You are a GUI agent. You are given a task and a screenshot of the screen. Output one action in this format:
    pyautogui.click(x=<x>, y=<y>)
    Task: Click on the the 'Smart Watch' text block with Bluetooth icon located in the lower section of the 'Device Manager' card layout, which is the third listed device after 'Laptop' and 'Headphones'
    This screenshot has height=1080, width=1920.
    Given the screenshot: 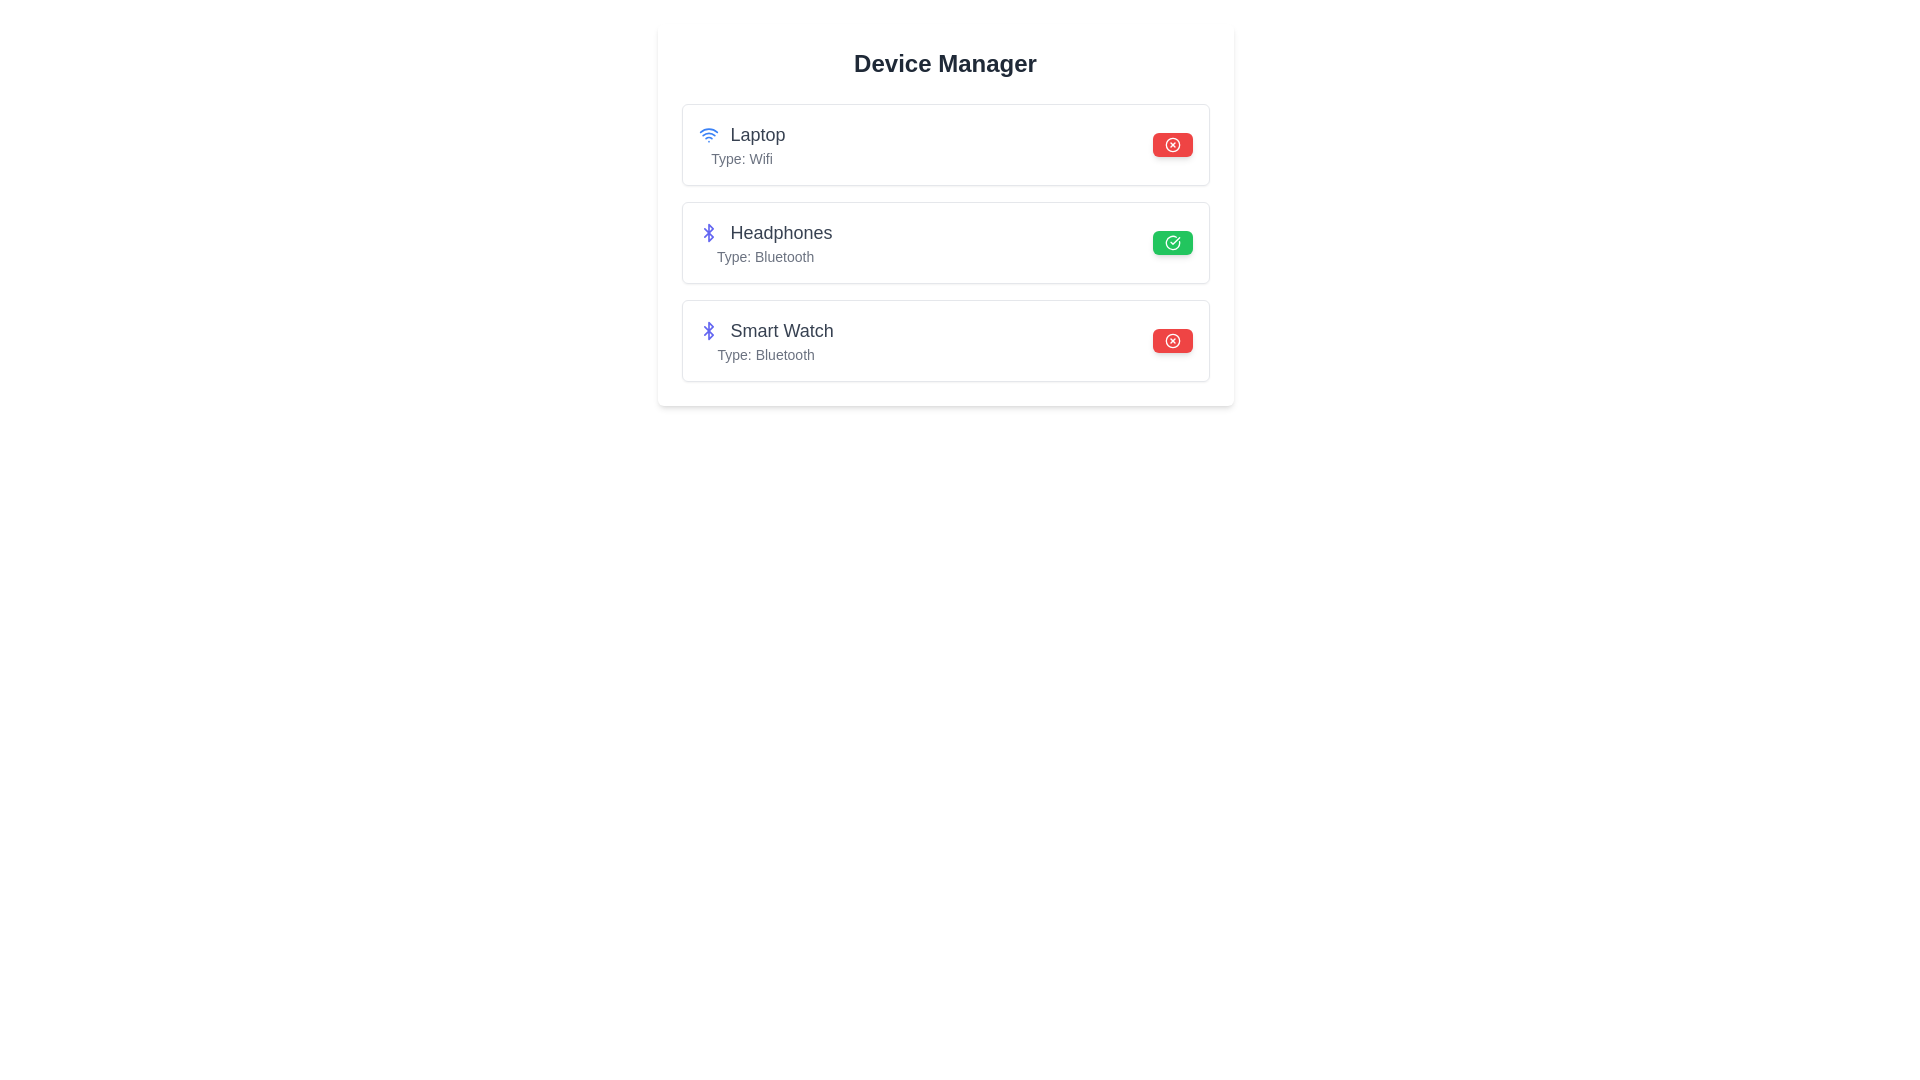 What is the action you would take?
    pyautogui.click(x=765, y=339)
    